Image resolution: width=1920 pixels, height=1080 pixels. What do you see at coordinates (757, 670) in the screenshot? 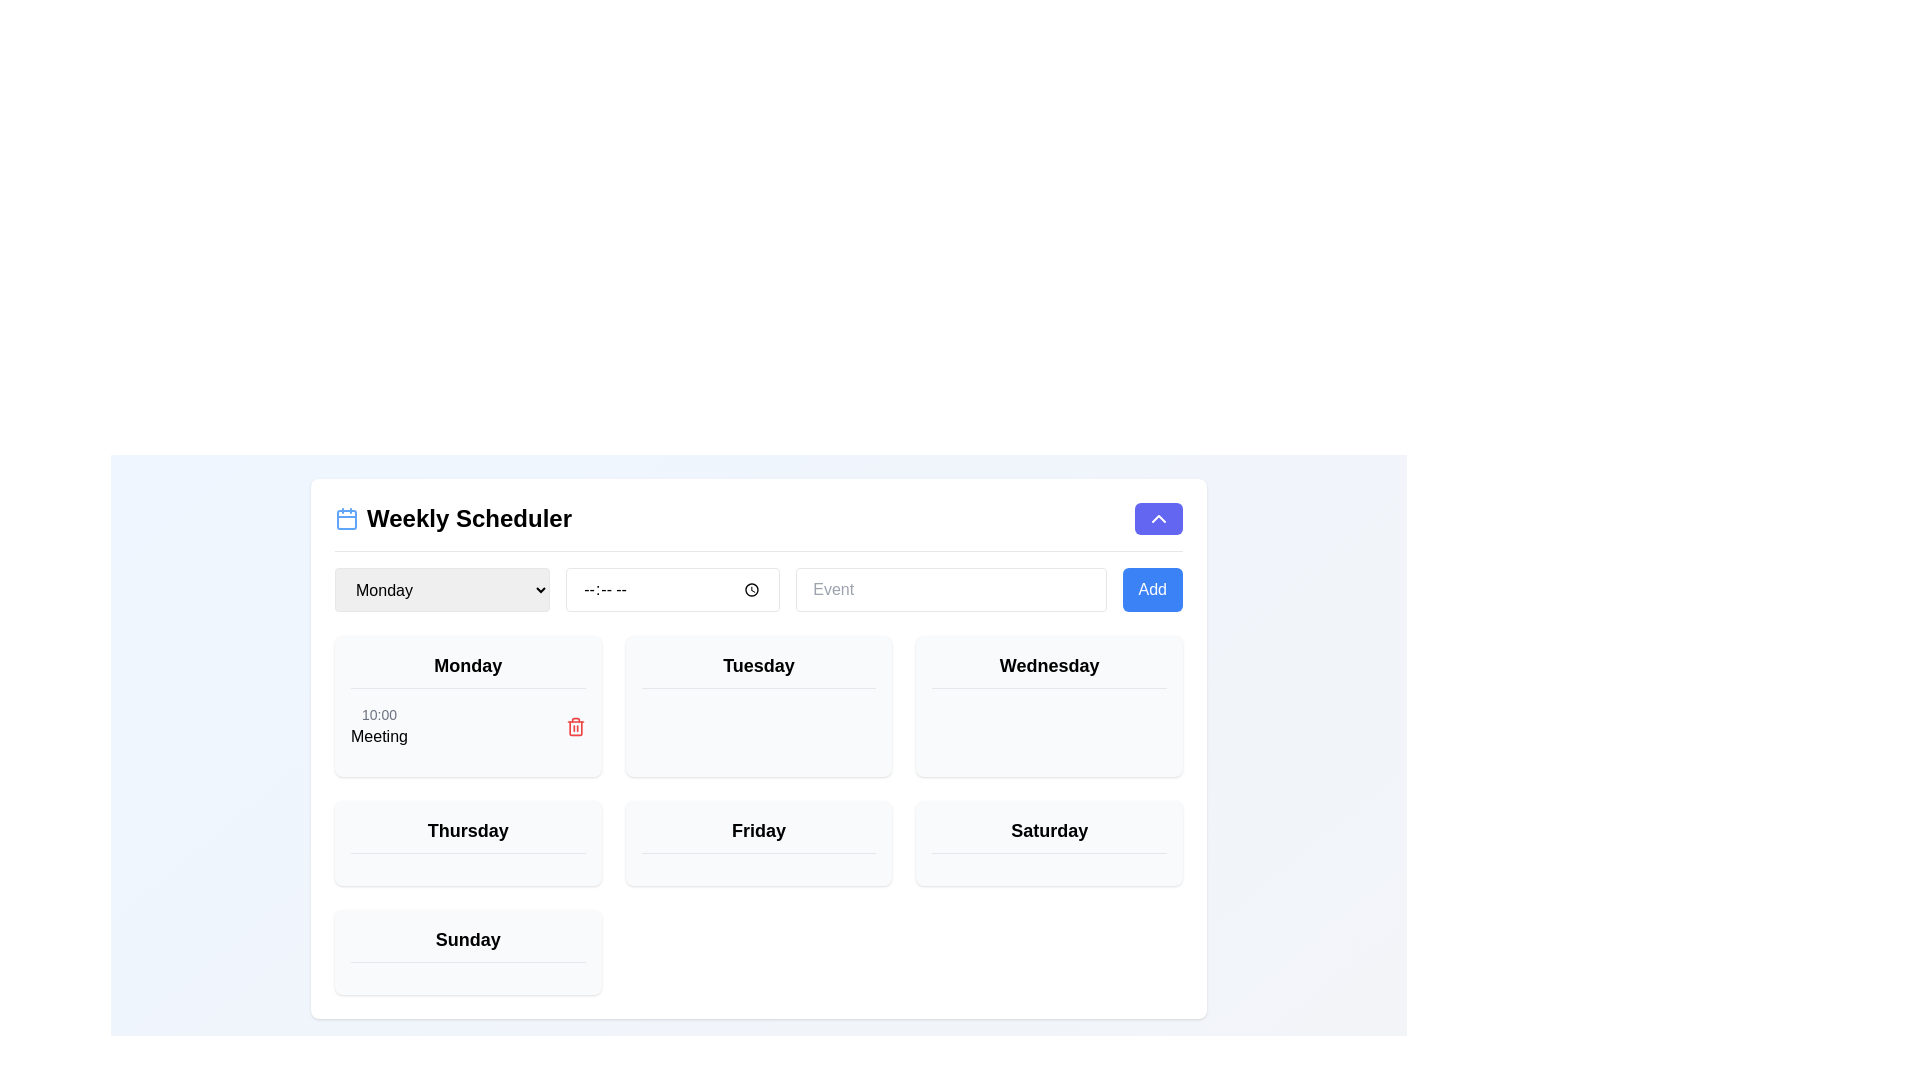
I see `the text label displaying 'Tuesday'` at bounding box center [757, 670].